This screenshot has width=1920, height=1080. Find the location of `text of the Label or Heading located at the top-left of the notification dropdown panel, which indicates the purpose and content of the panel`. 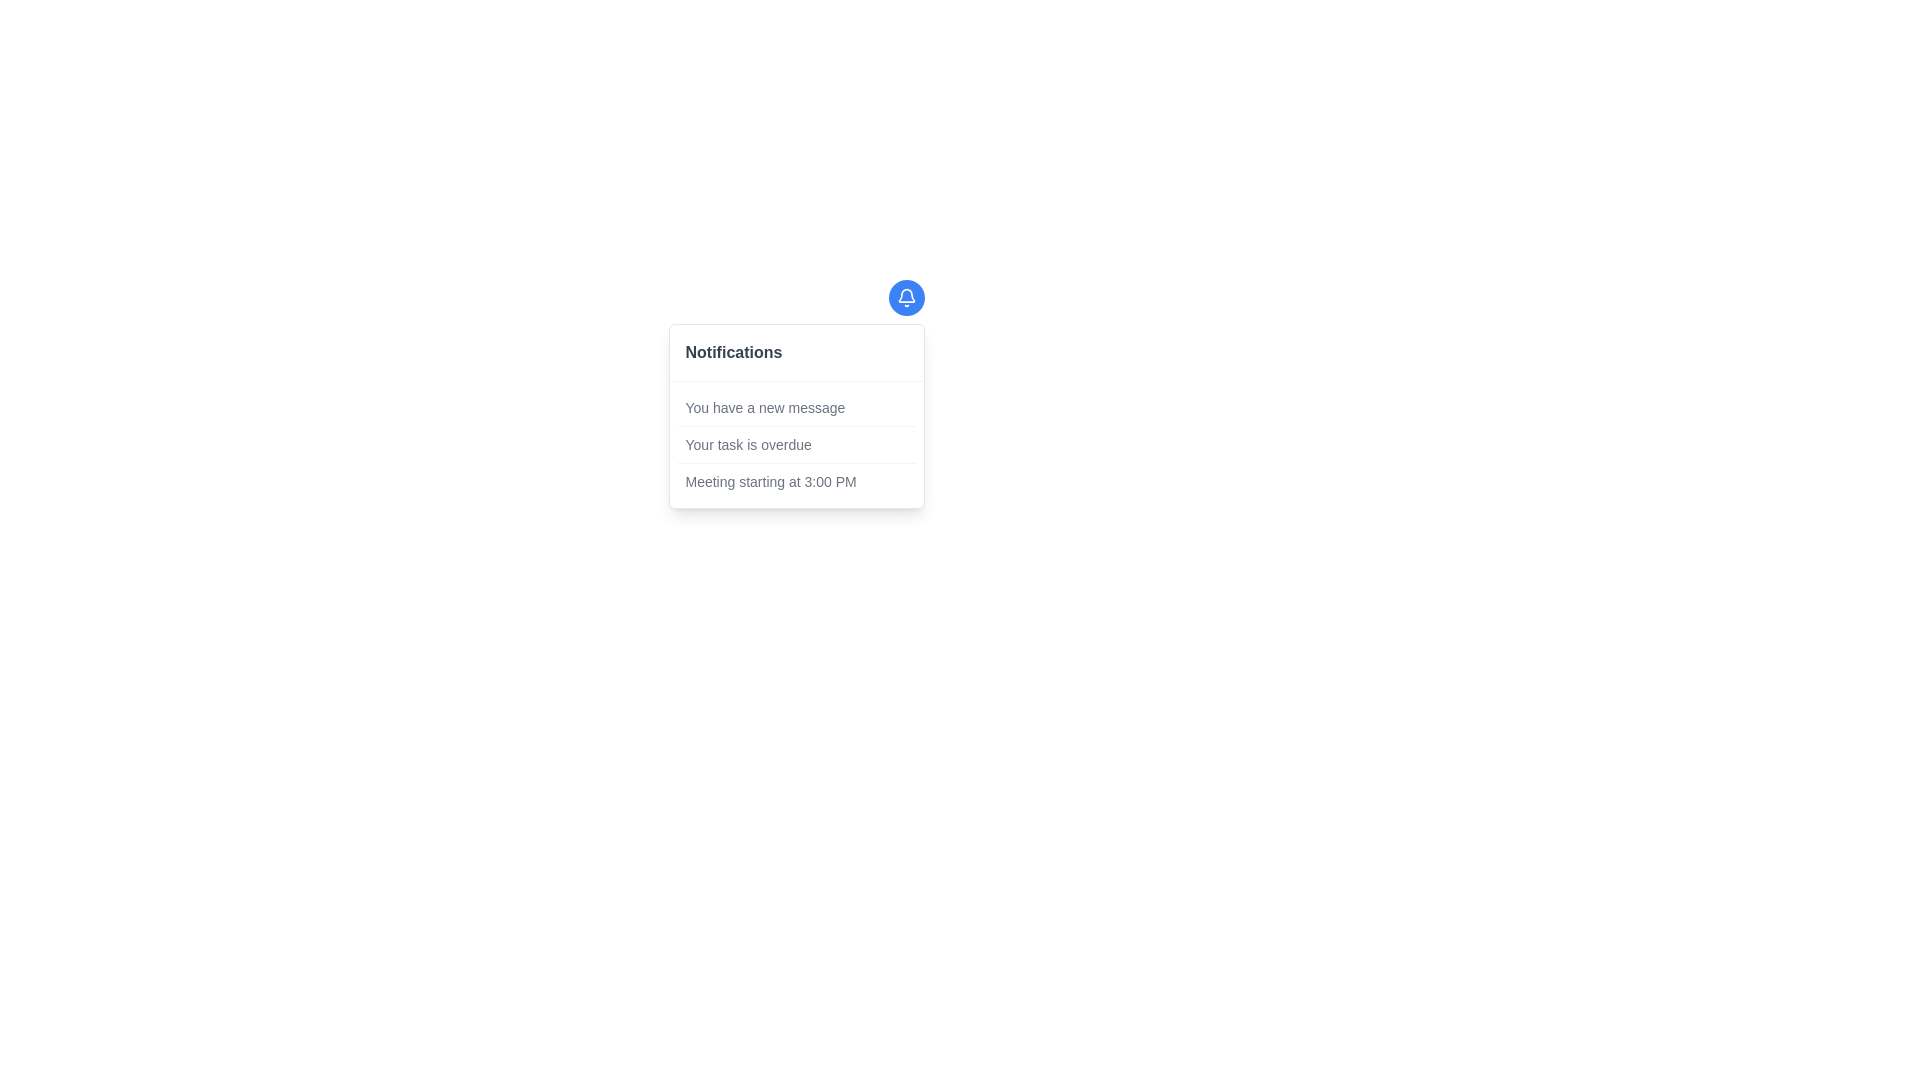

text of the Label or Heading located at the top-left of the notification dropdown panel, which indicates the purpose and content of the panel is located at coordinates (733, 352).